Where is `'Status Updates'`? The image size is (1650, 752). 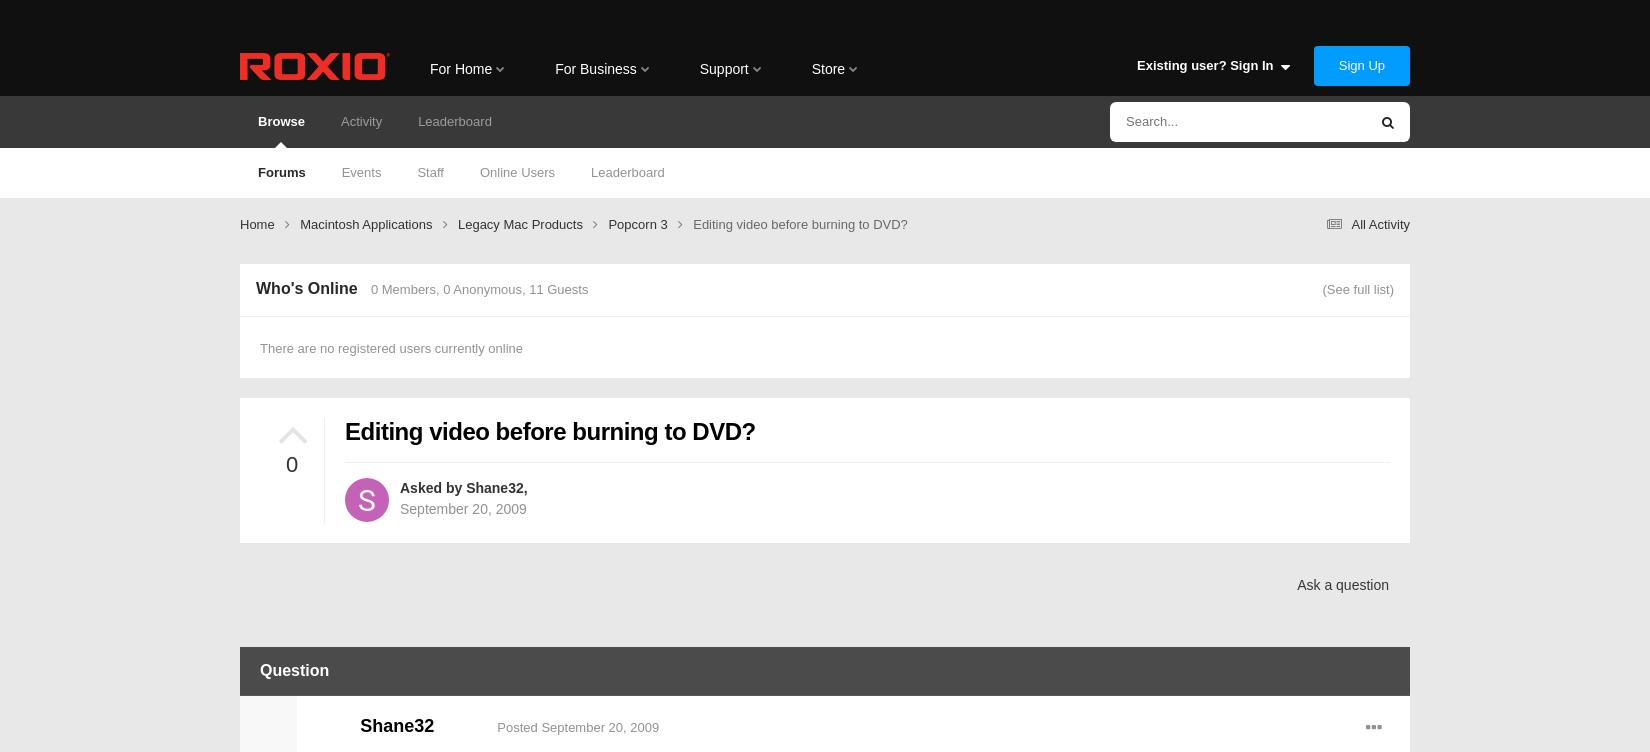
'Status Updates' is located at coordinates (1255, 267).